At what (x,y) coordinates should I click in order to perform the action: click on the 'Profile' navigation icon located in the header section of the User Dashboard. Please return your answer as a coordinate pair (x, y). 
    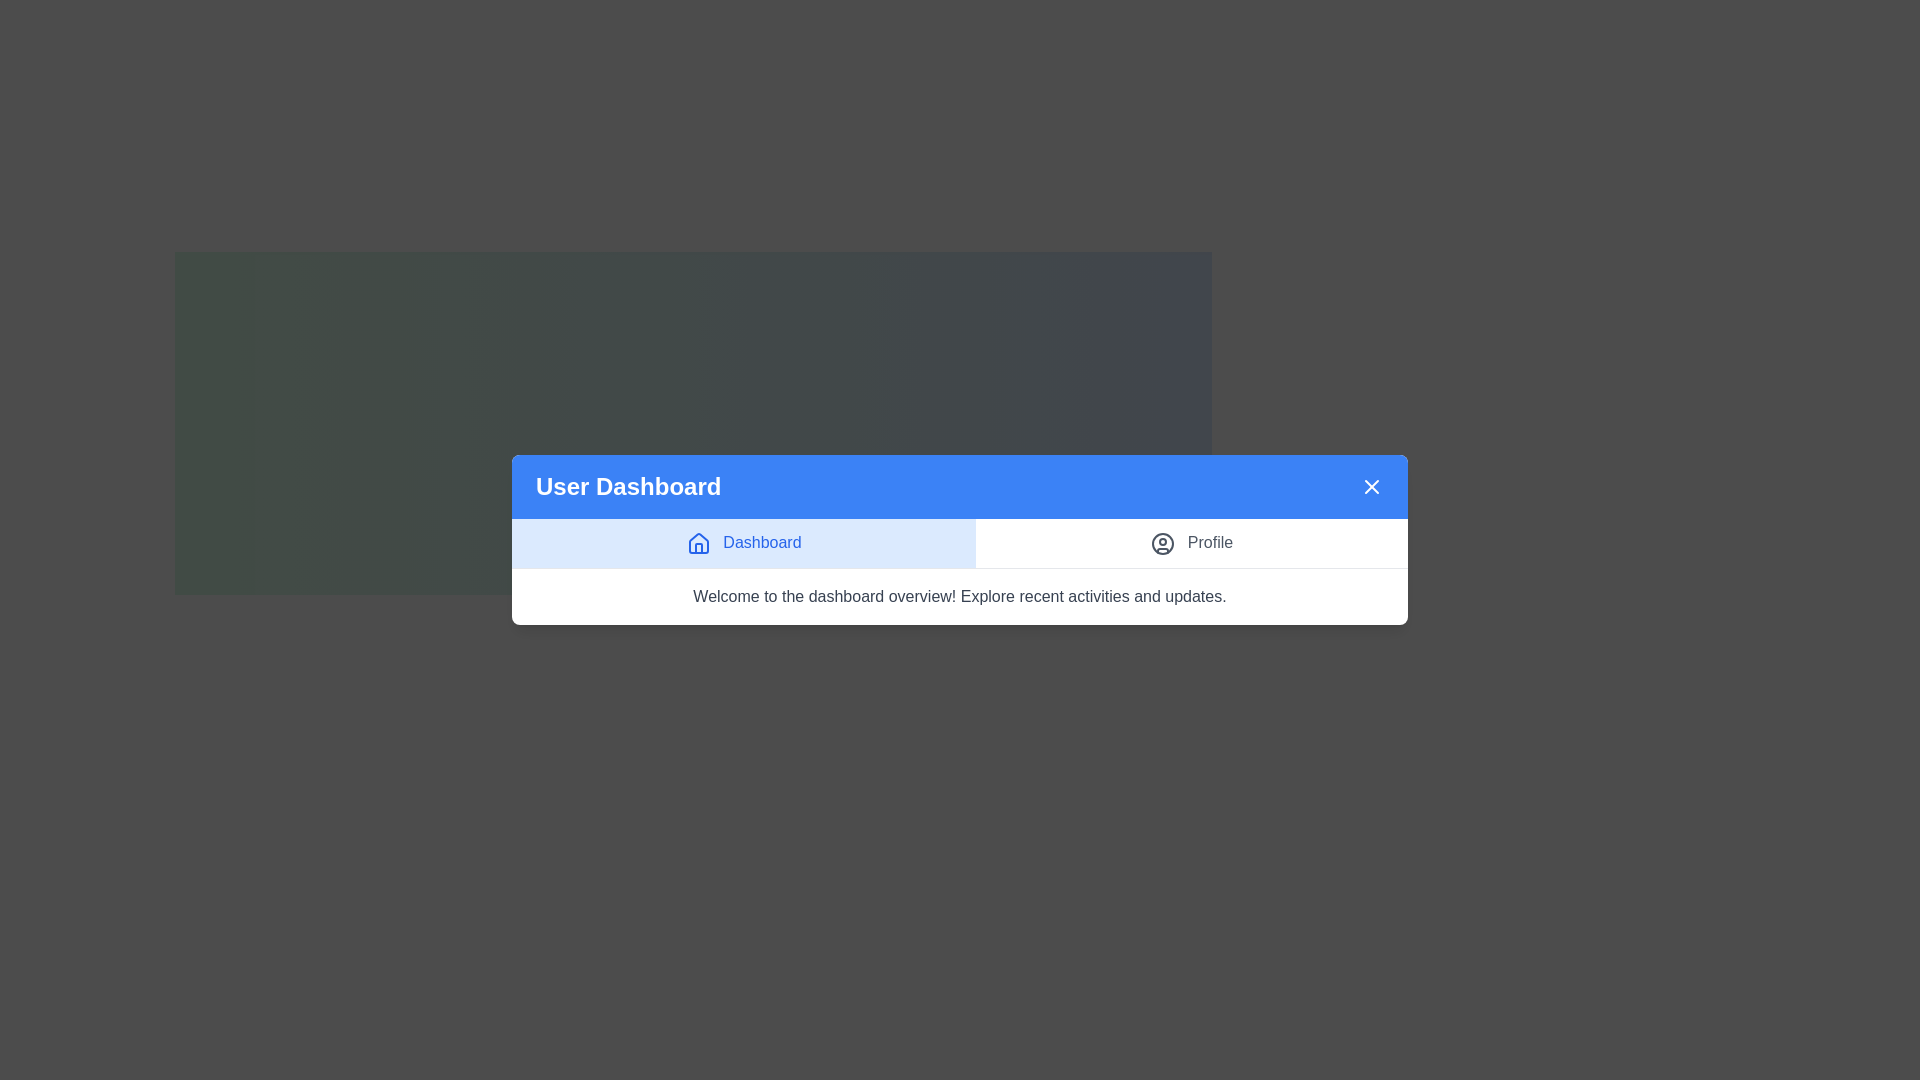
    Looking at the image, I should click on (1163, 543).